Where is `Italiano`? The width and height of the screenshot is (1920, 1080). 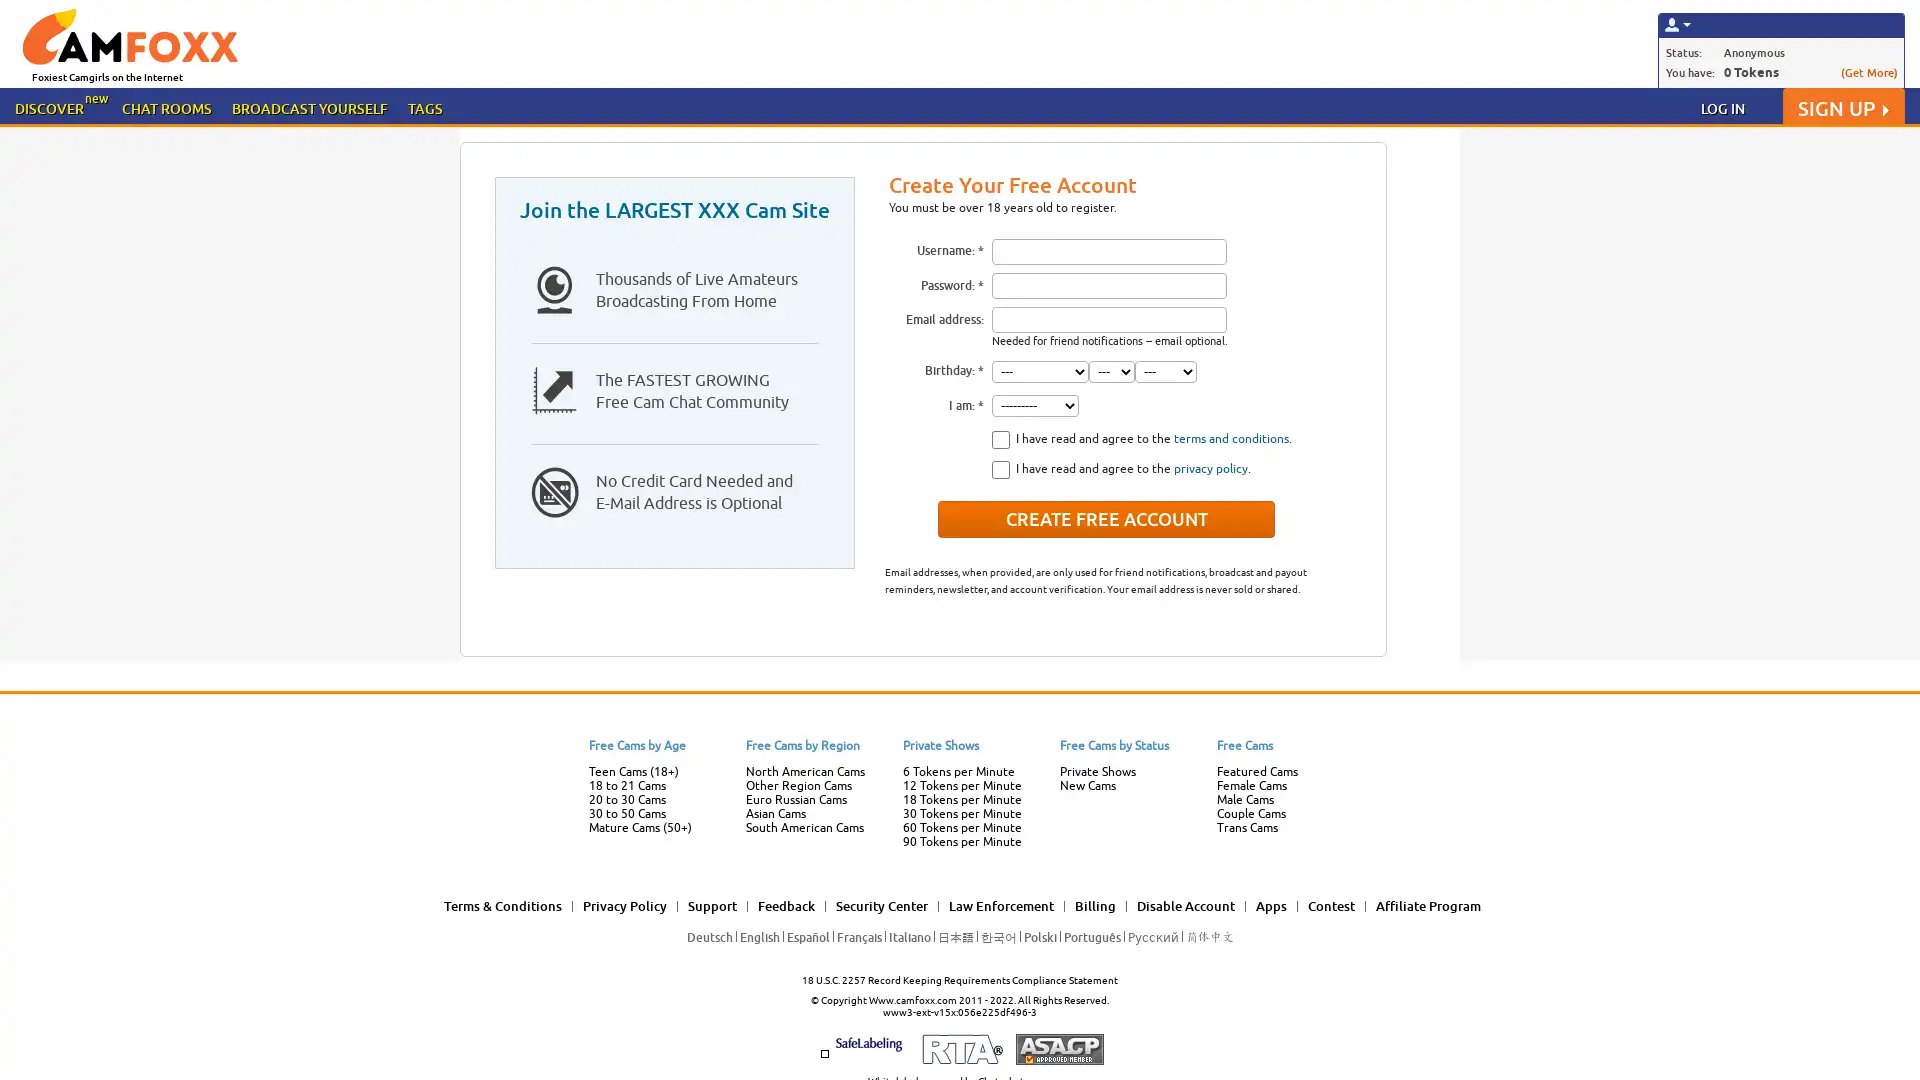 Italiano is located at coordinates (909, 937).